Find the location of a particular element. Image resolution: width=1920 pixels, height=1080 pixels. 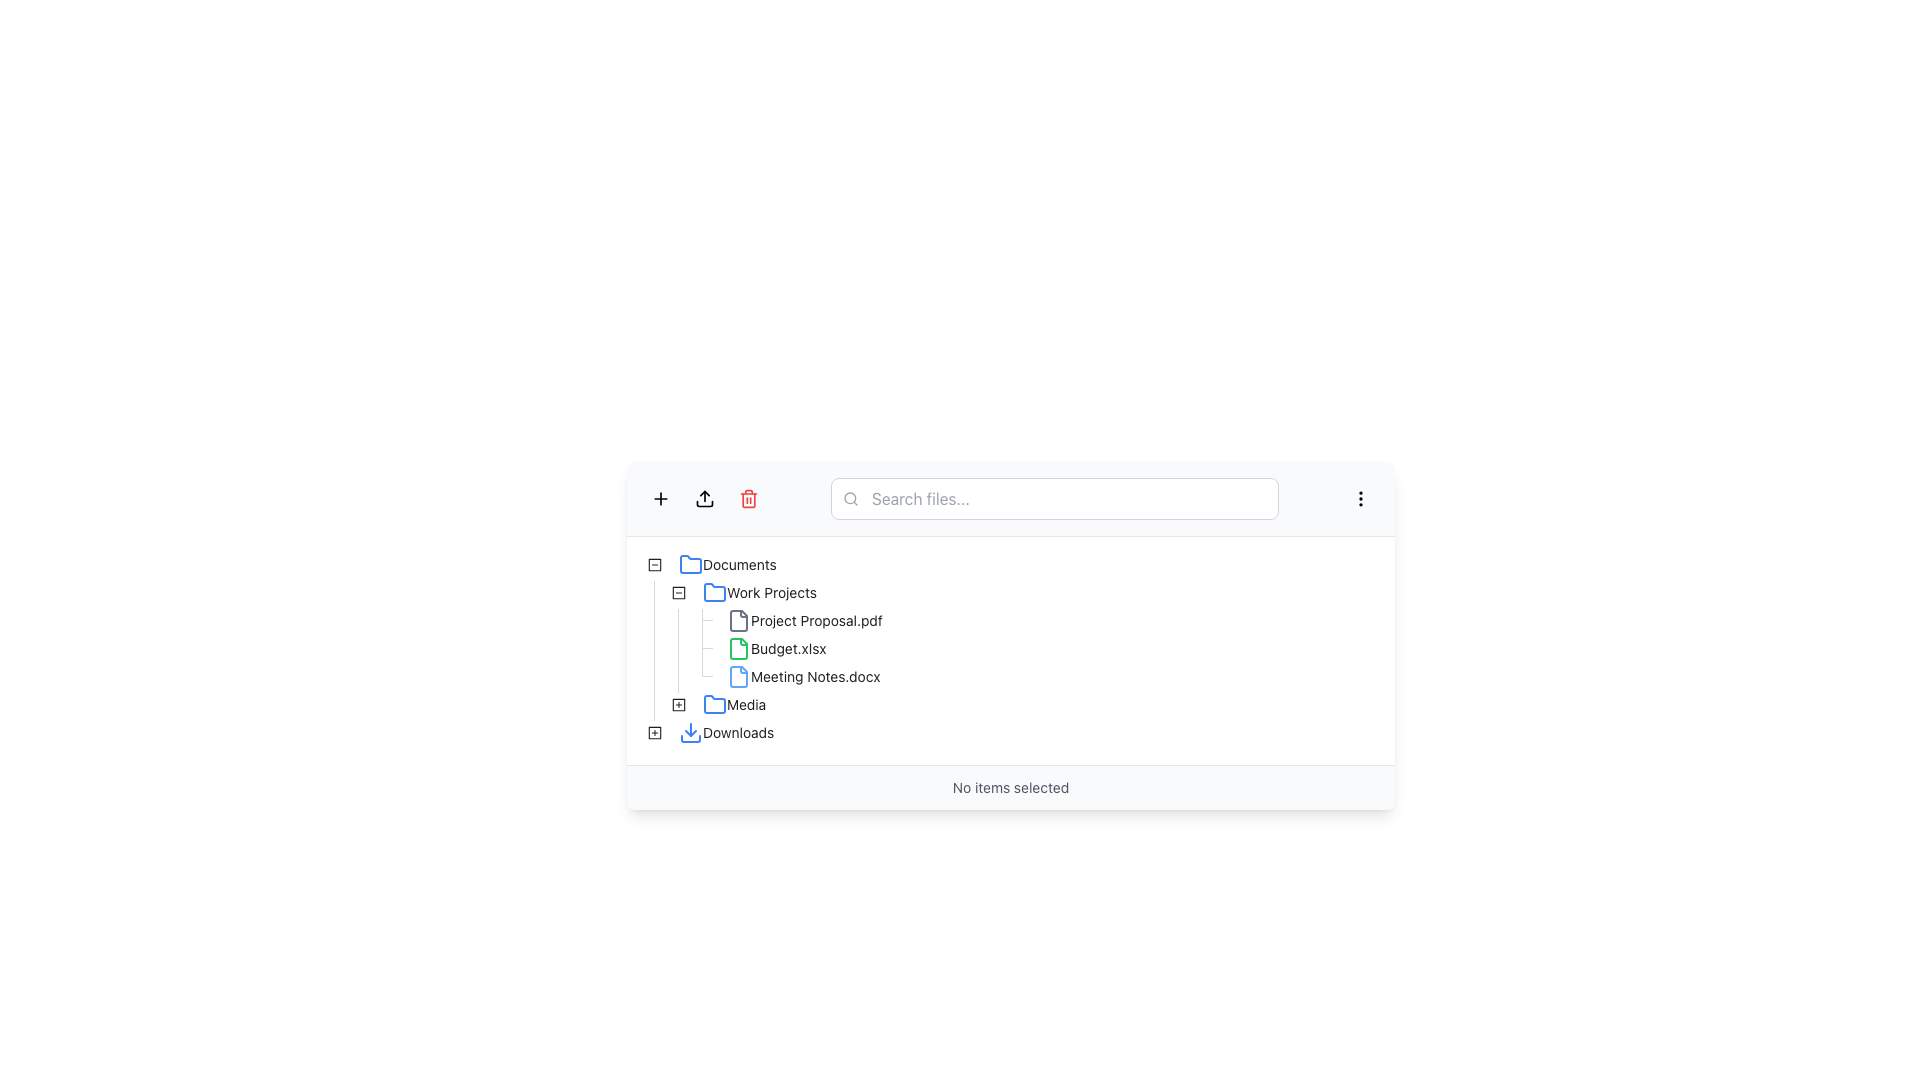

the interactive icon representing a collapsed or expanded folder state next to the 'Work Projects' label under the 'Documents' section is located at coordinates (678, 592).